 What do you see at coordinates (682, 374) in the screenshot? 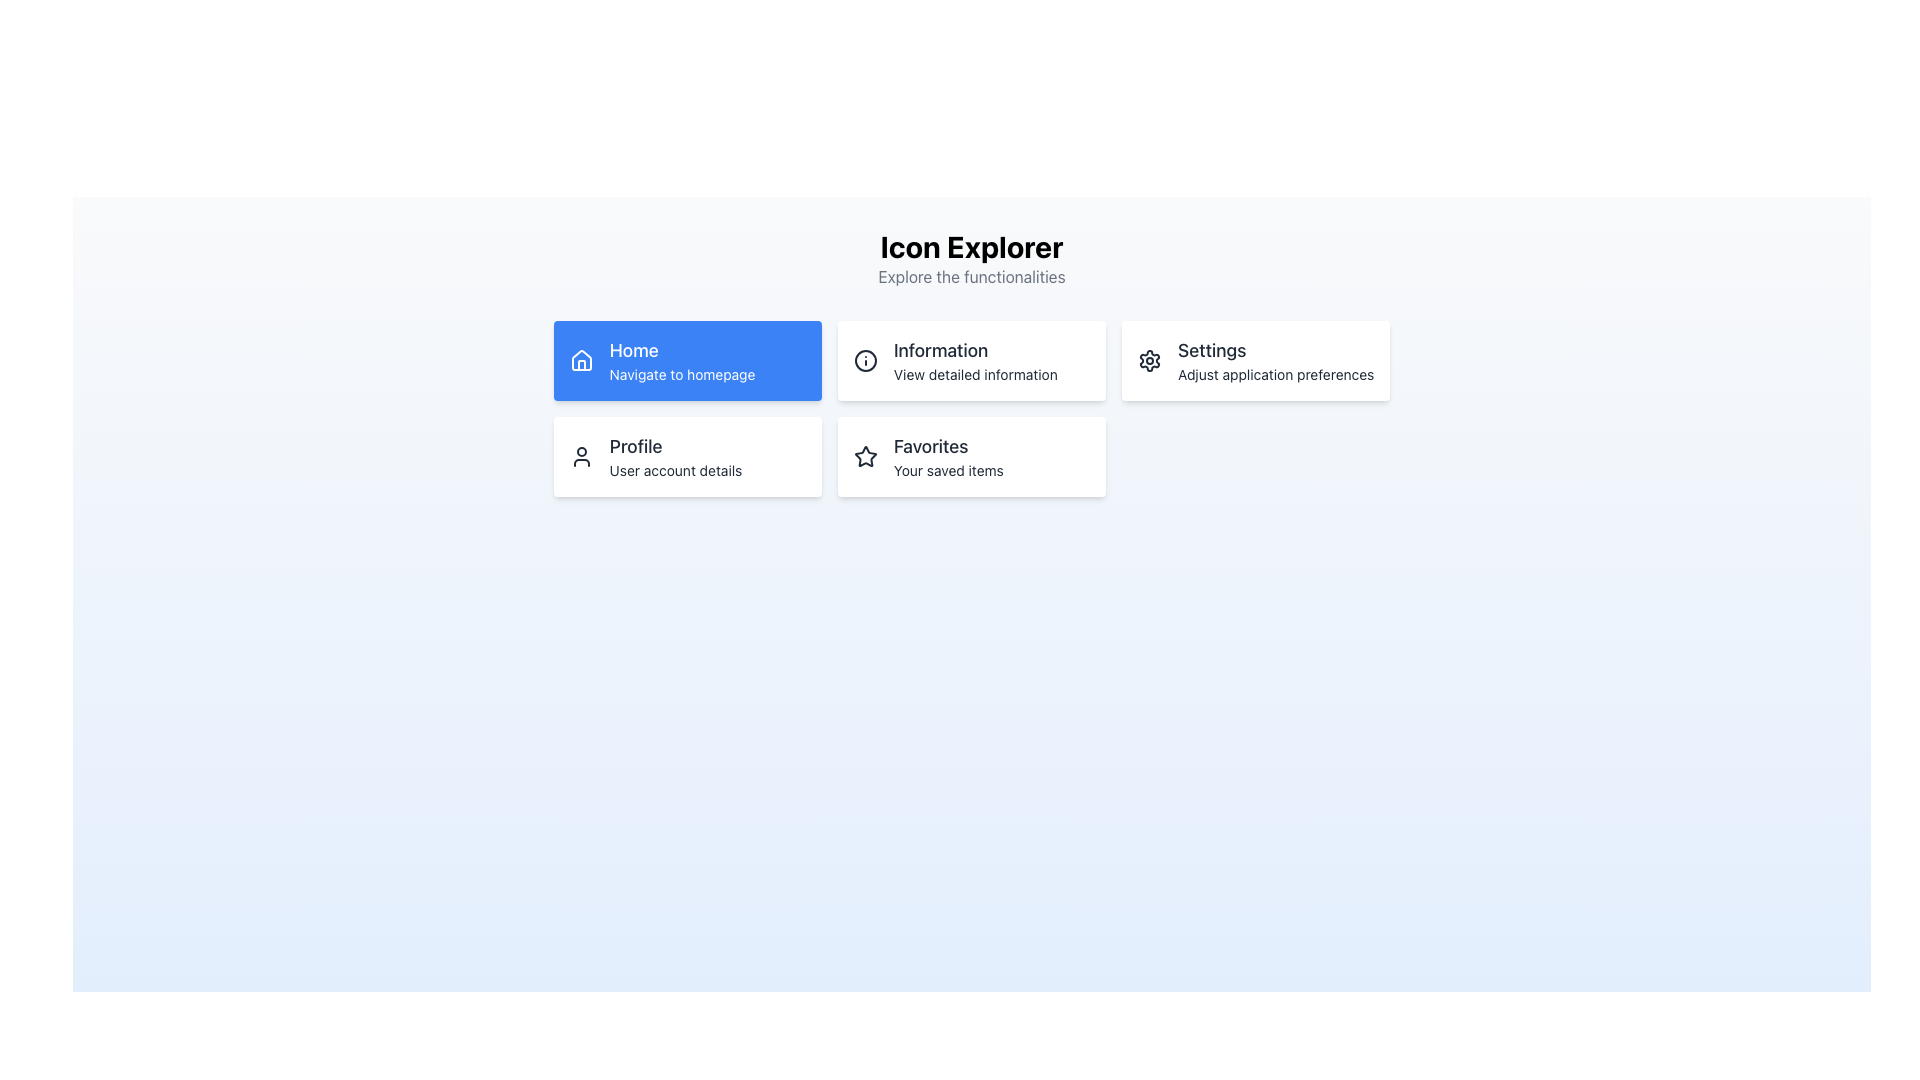
I see `the descriptive subtitle text label located below the 'Home' text element in the highlighted blue card titled 'Home'` at bounding box center [682, 374].